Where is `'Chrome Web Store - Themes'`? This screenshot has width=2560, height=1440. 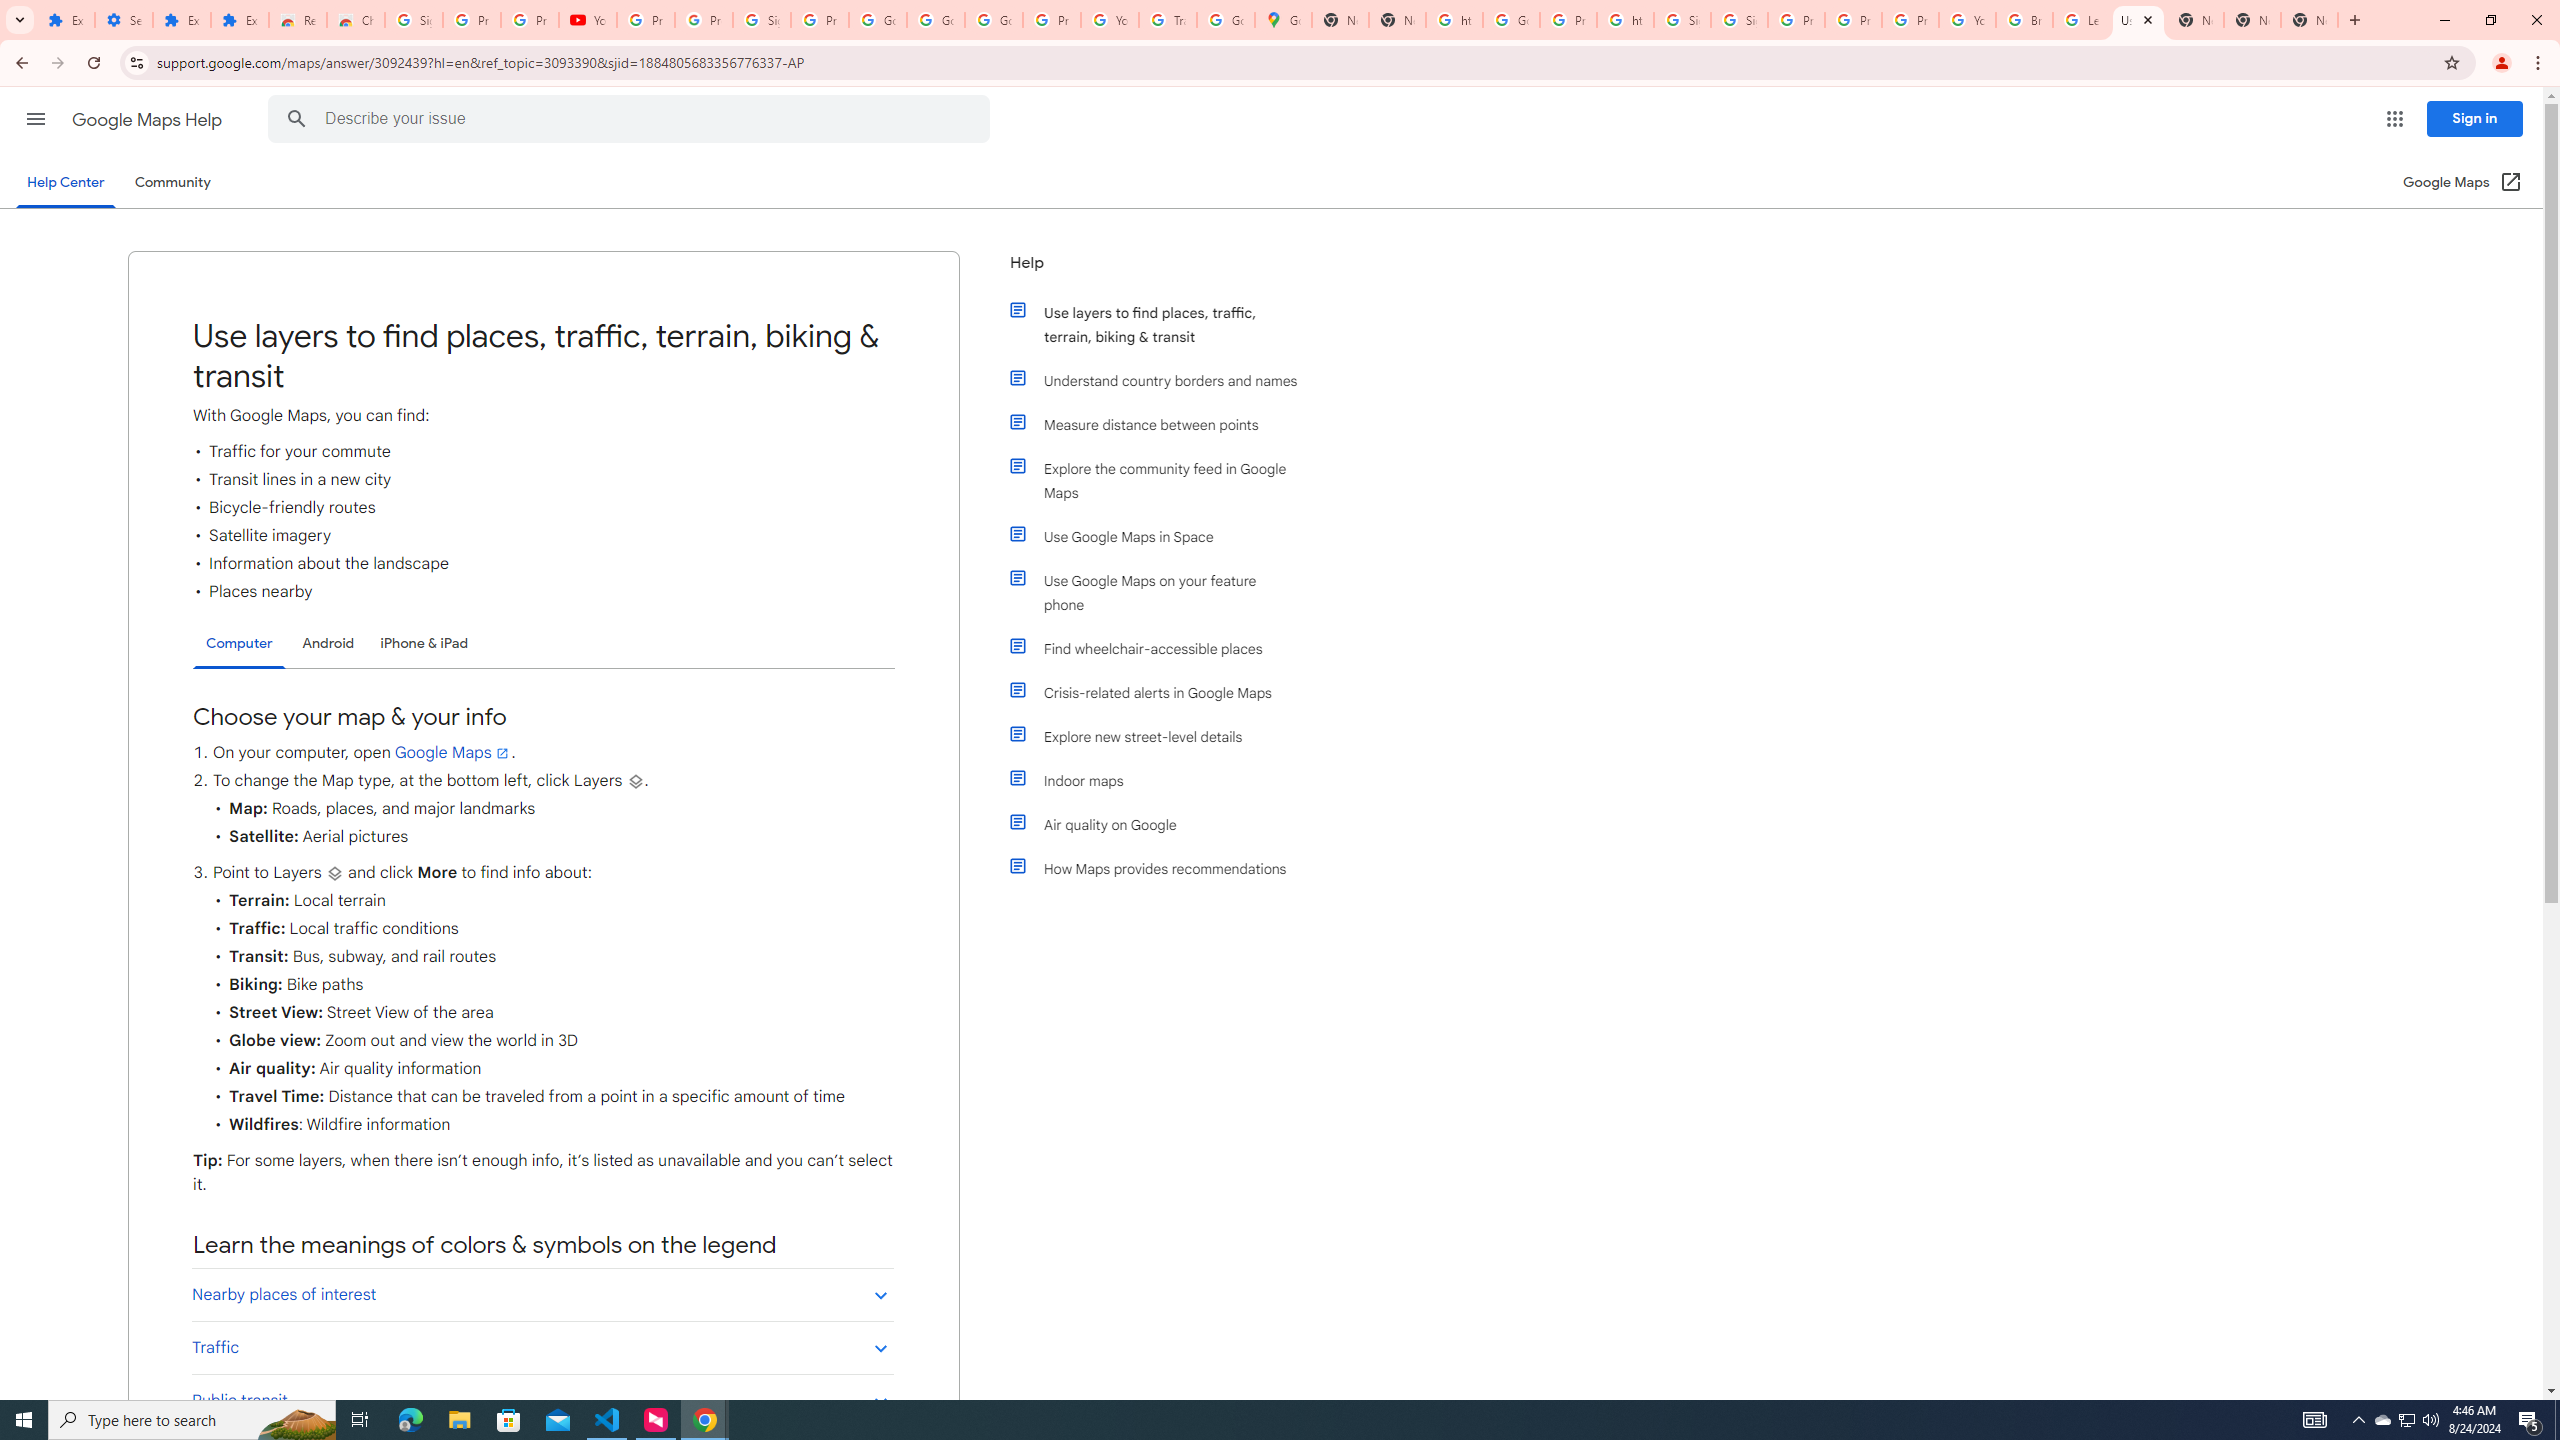
'Chrome Web Store - Themes' is located at coordinates (354, 19).